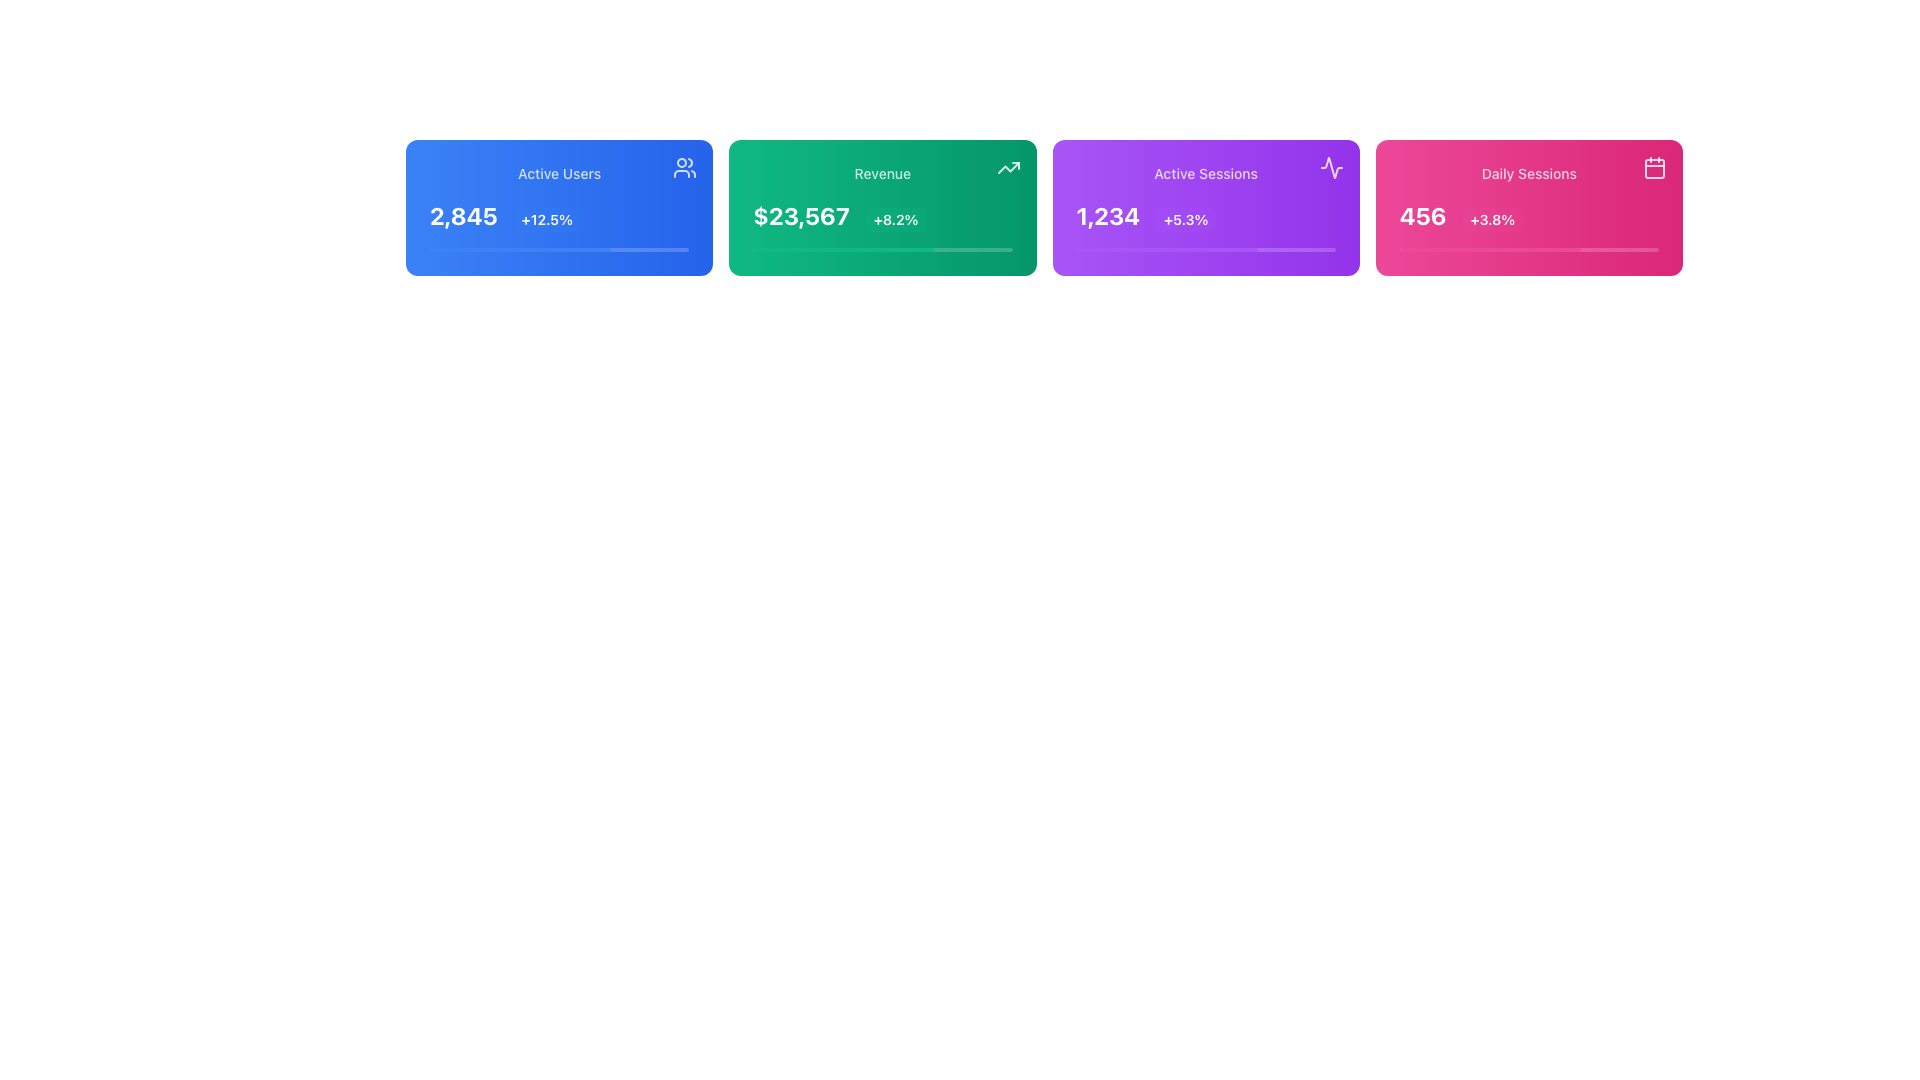 The width and height of the screenshot is (1920, 1080). What do you see at coordinates (1655, 167) in the screenshot?
I see `the calendar icon located` at bounding box center [1655, 167].